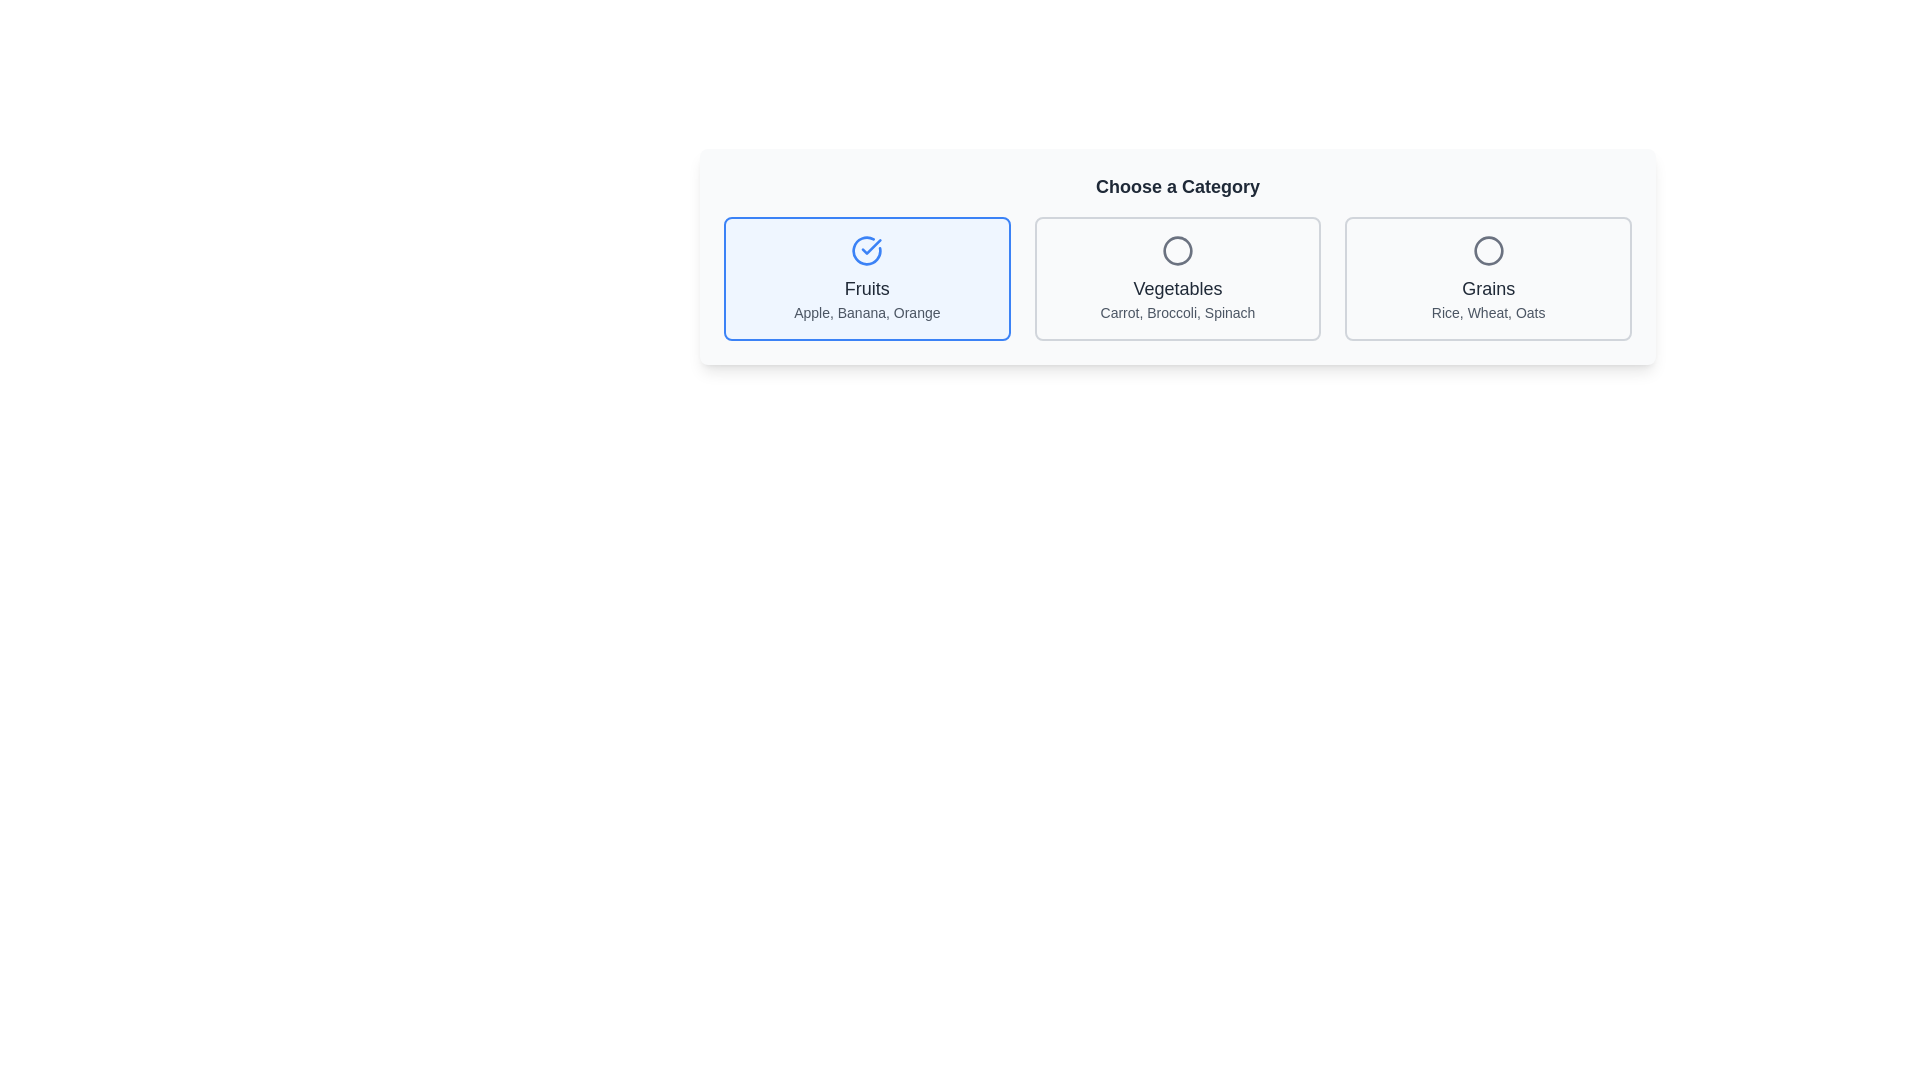 The image size is (1920, 1080). Describe the element at coordinates (1177, 249) in the screenshot. I see `the circular icon with a gray outline and a dot in the center, located at the top center of the 'Vegetables' card` at that location.